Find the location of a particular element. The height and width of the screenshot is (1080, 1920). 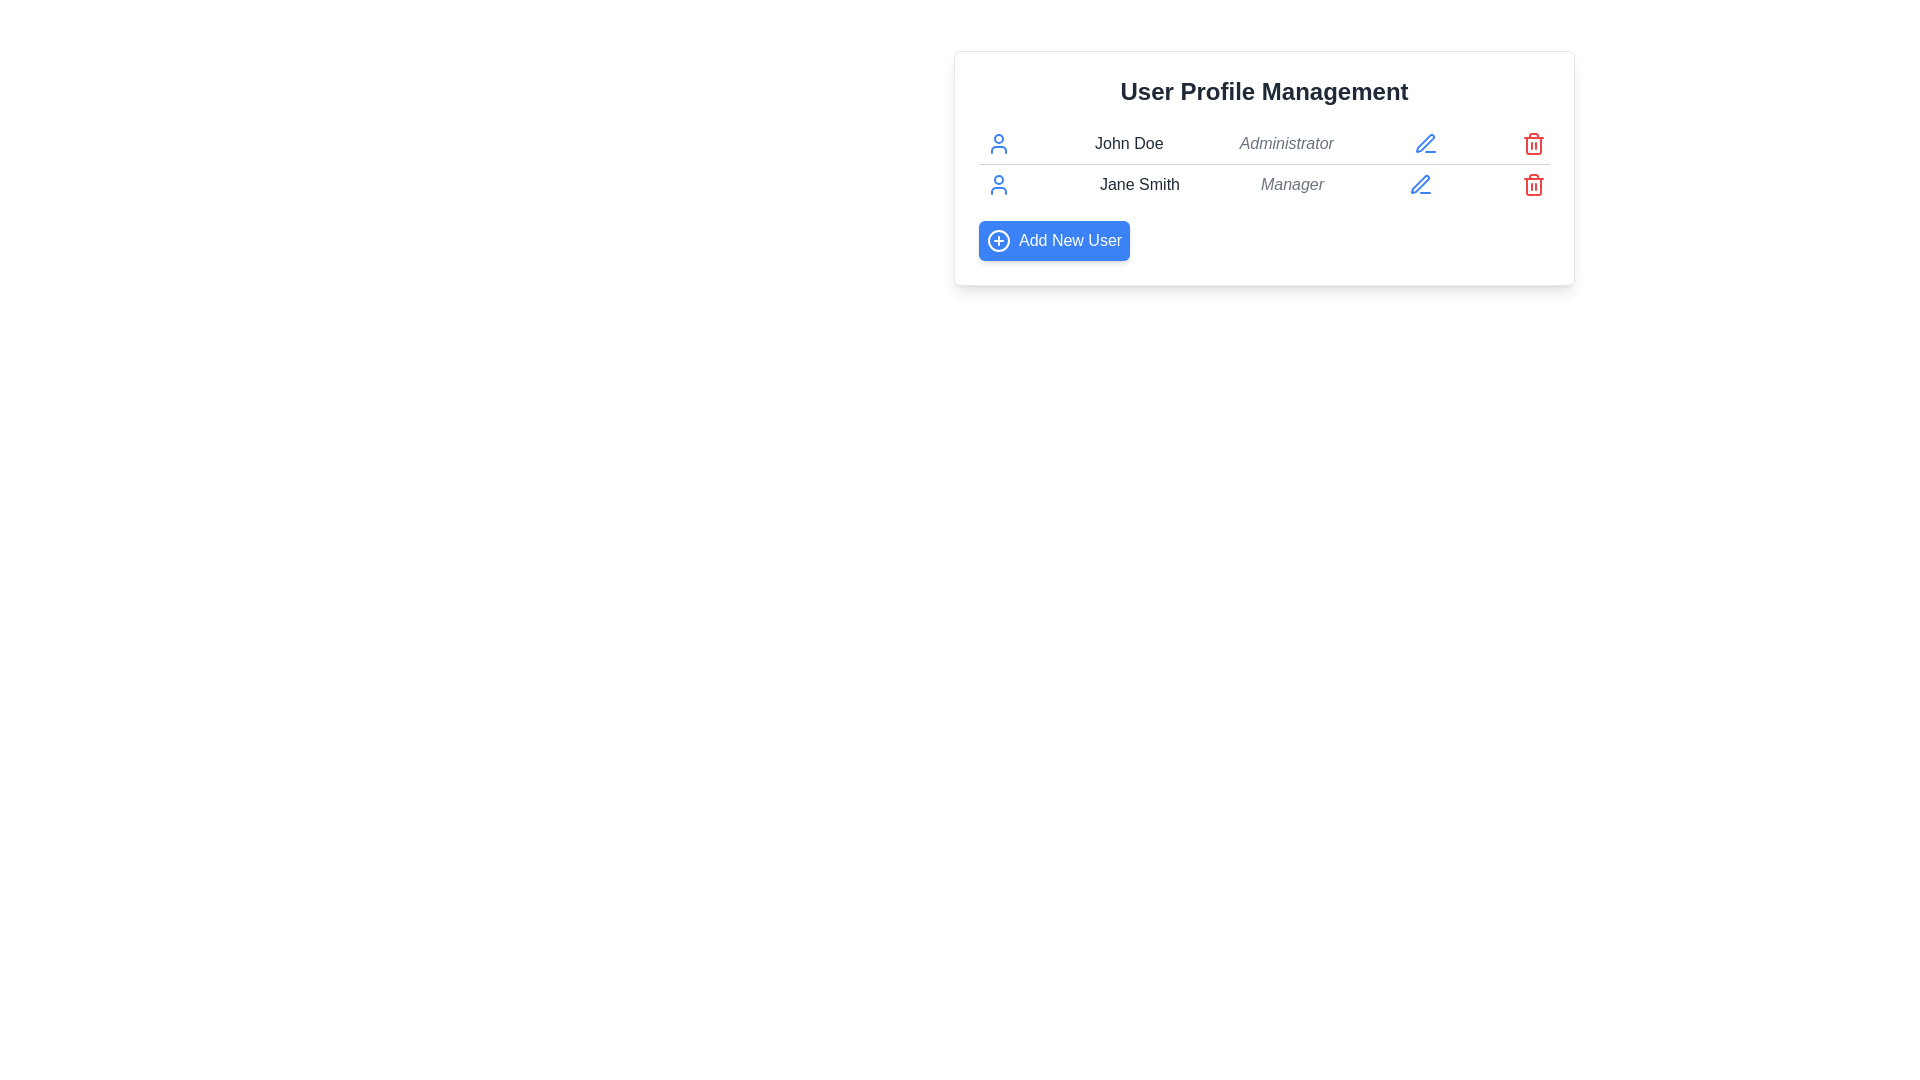

the static text label displaying 'Jane Smith' in the user profile list, located in the second row between a blue user icon and the text 'Manager' is located at coordinates (1139, 185).